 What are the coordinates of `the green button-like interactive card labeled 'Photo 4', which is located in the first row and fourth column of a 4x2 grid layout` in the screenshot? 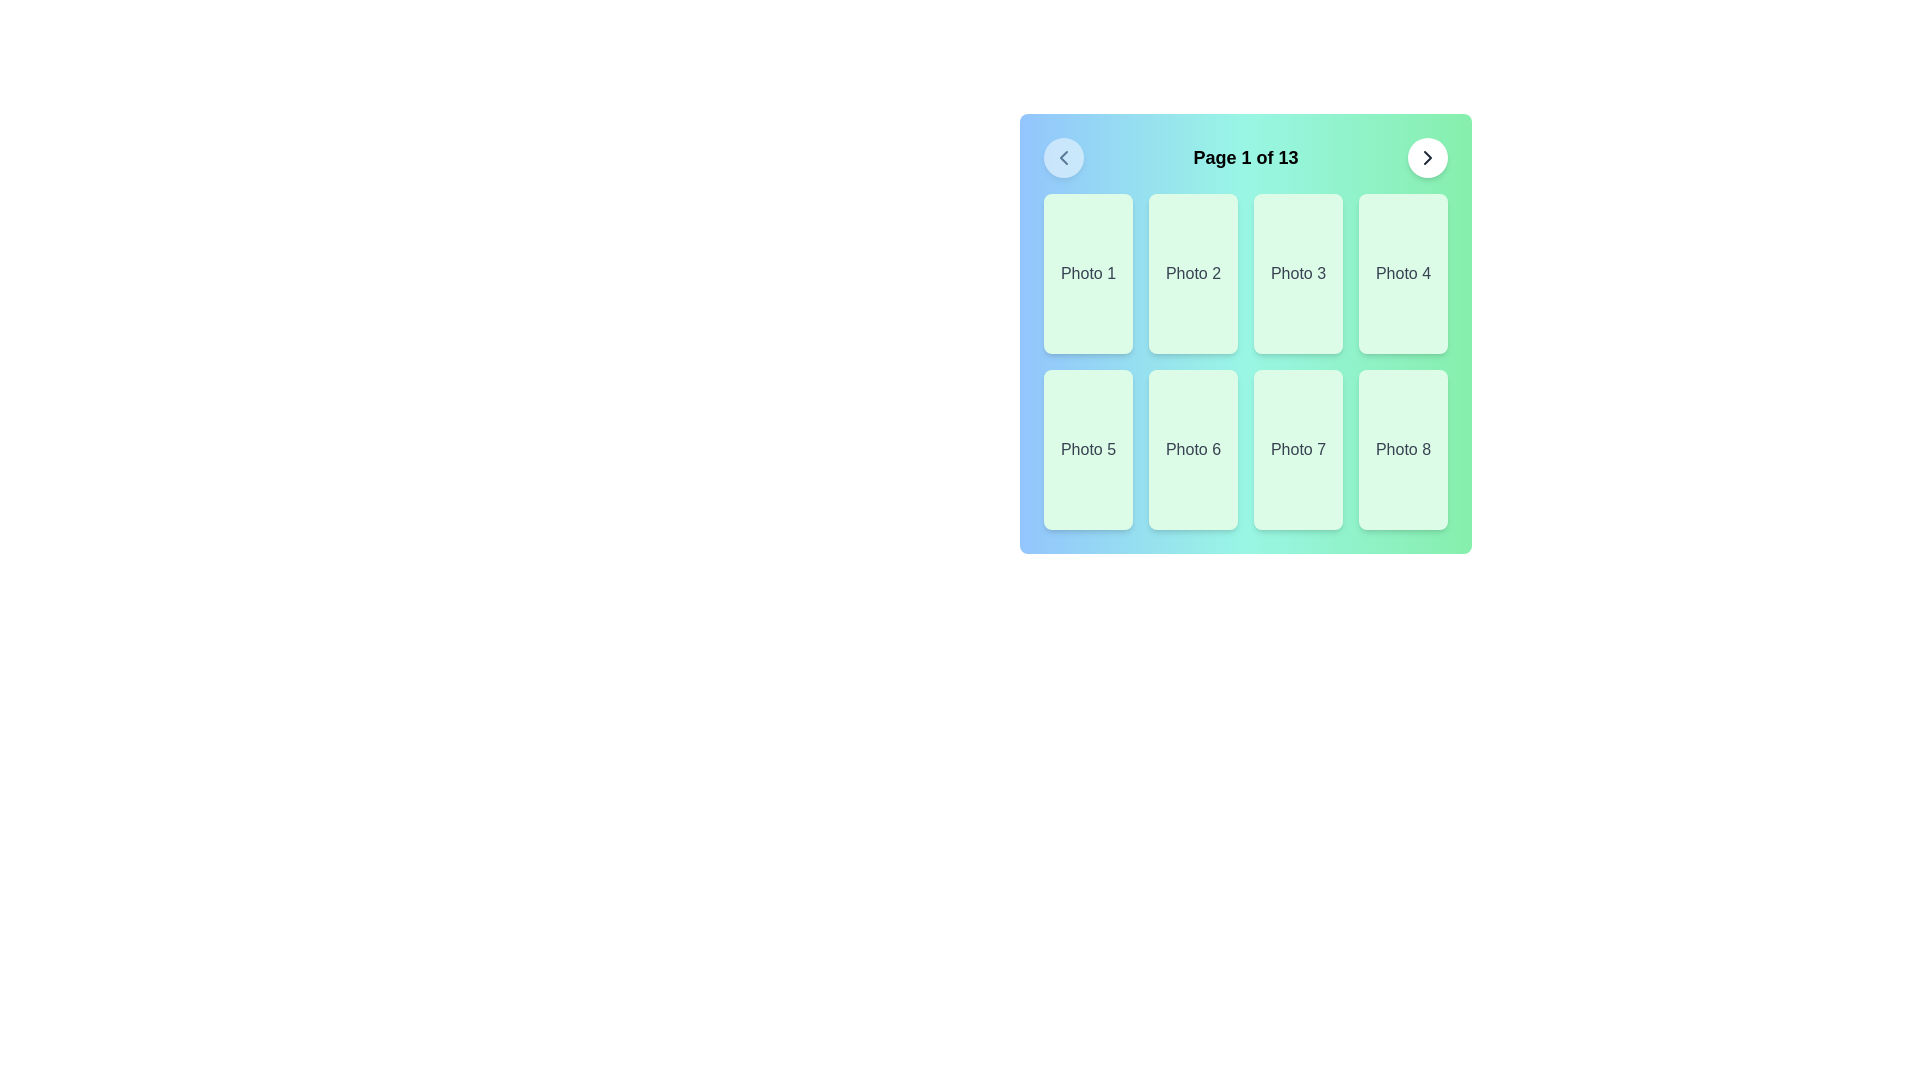 It's located at (1402, 273).